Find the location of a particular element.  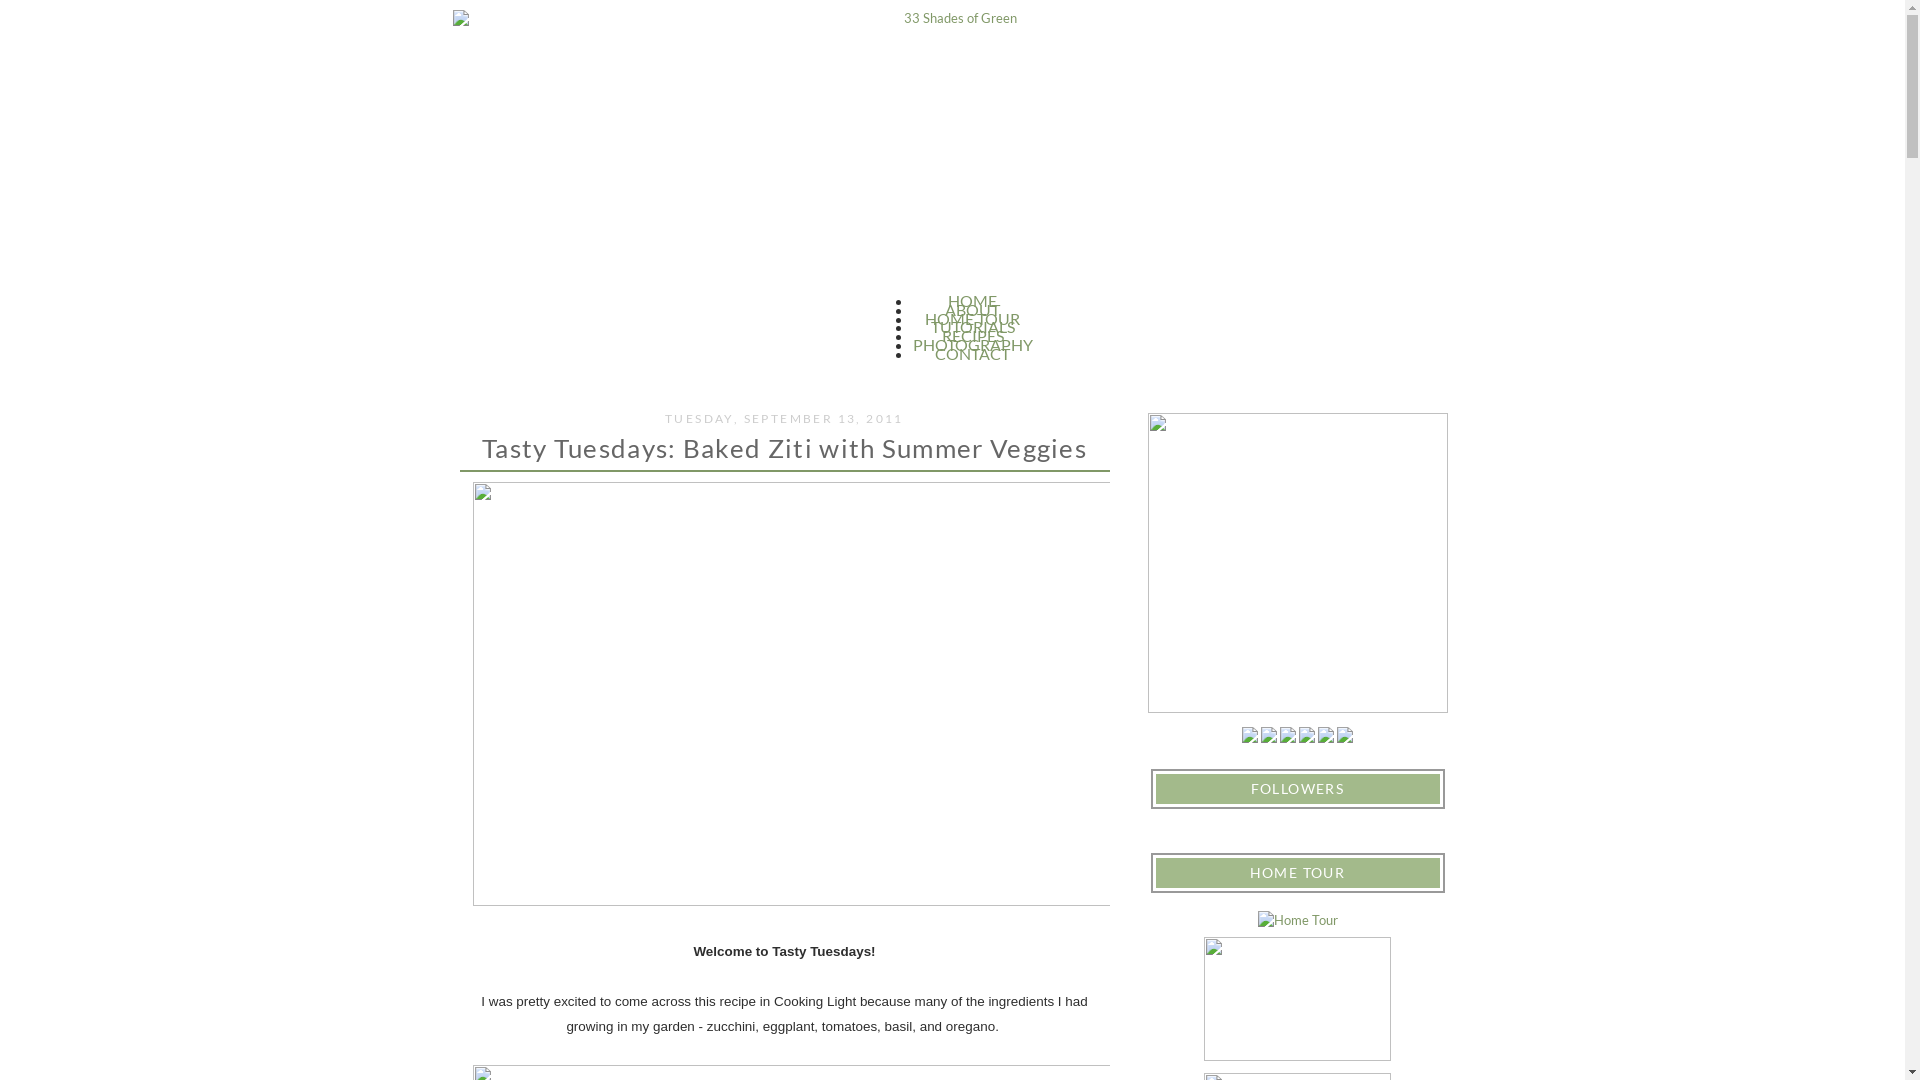

'HOME' is located at coordinates (972, 300).